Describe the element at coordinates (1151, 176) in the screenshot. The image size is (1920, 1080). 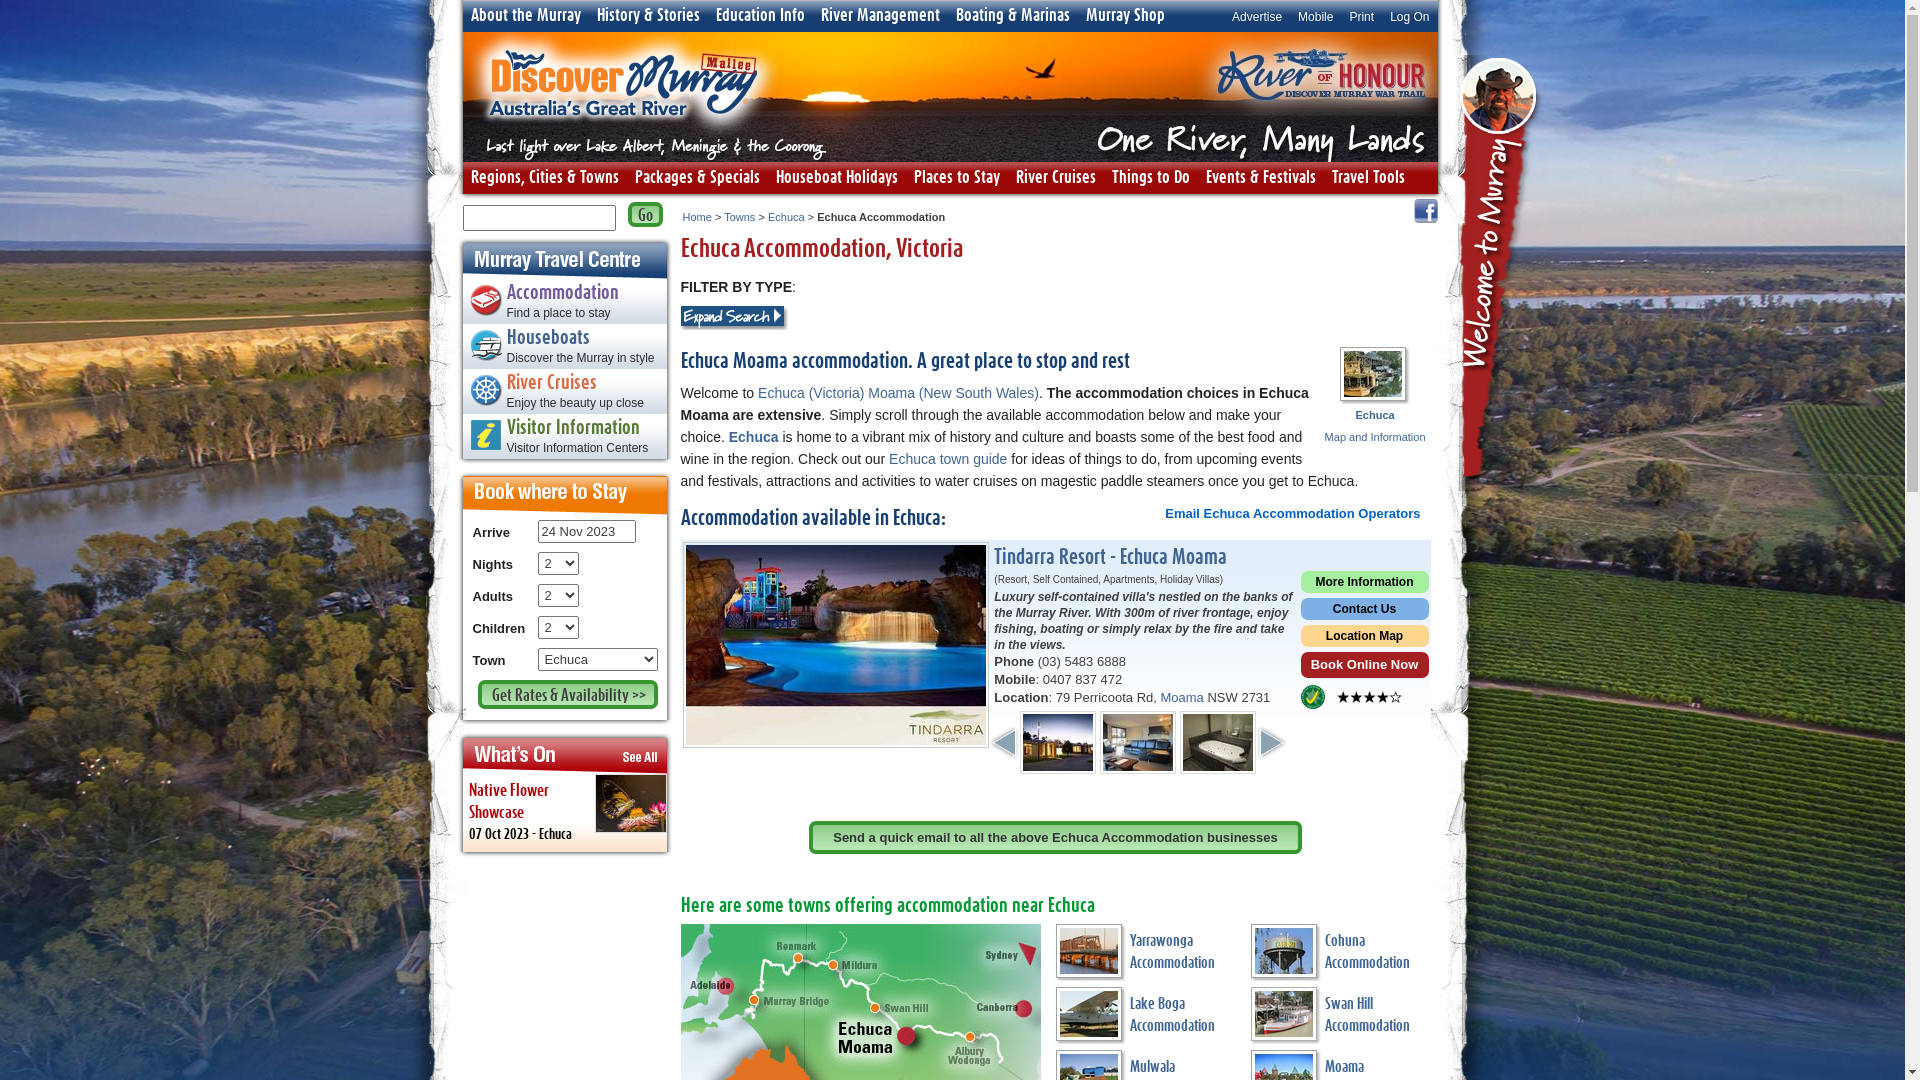
I see `'Things to Do'` at that location.